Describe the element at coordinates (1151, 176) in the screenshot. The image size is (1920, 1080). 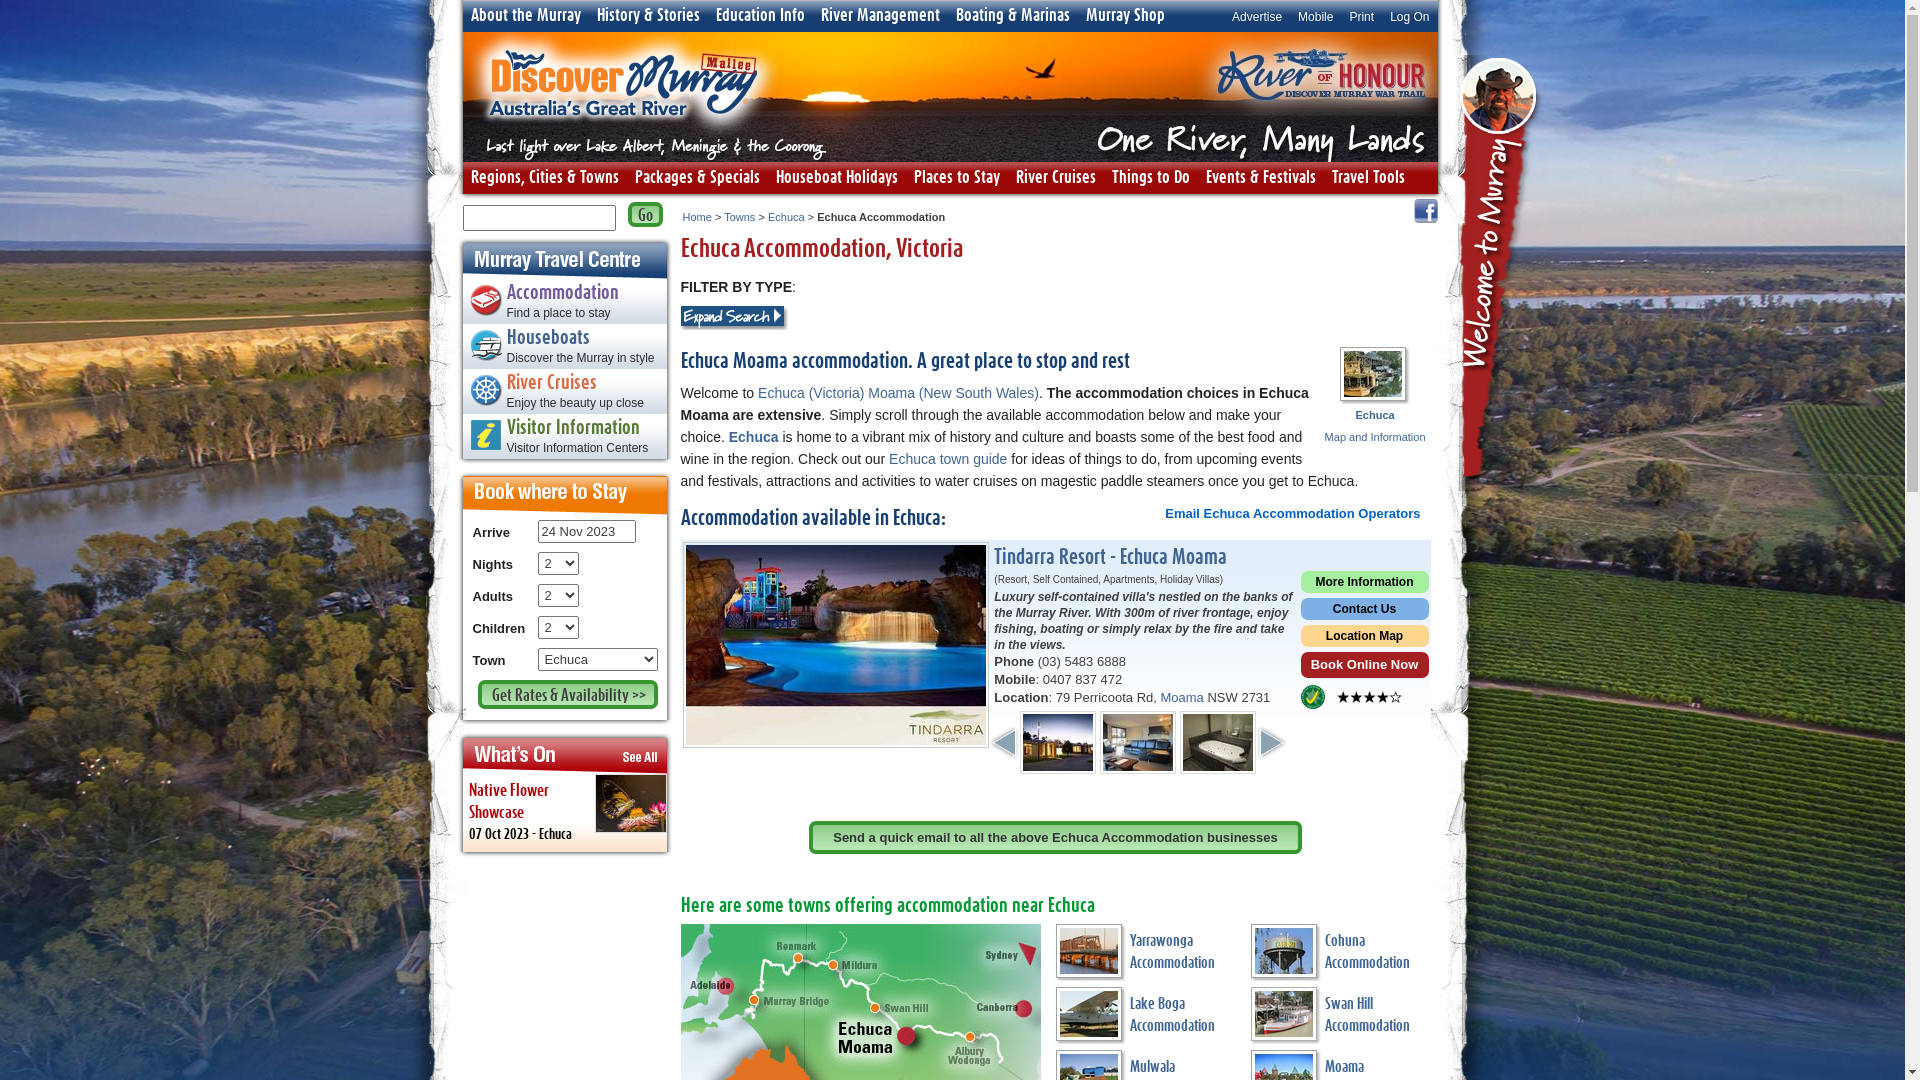
I see `'Things to Do'` at that location.